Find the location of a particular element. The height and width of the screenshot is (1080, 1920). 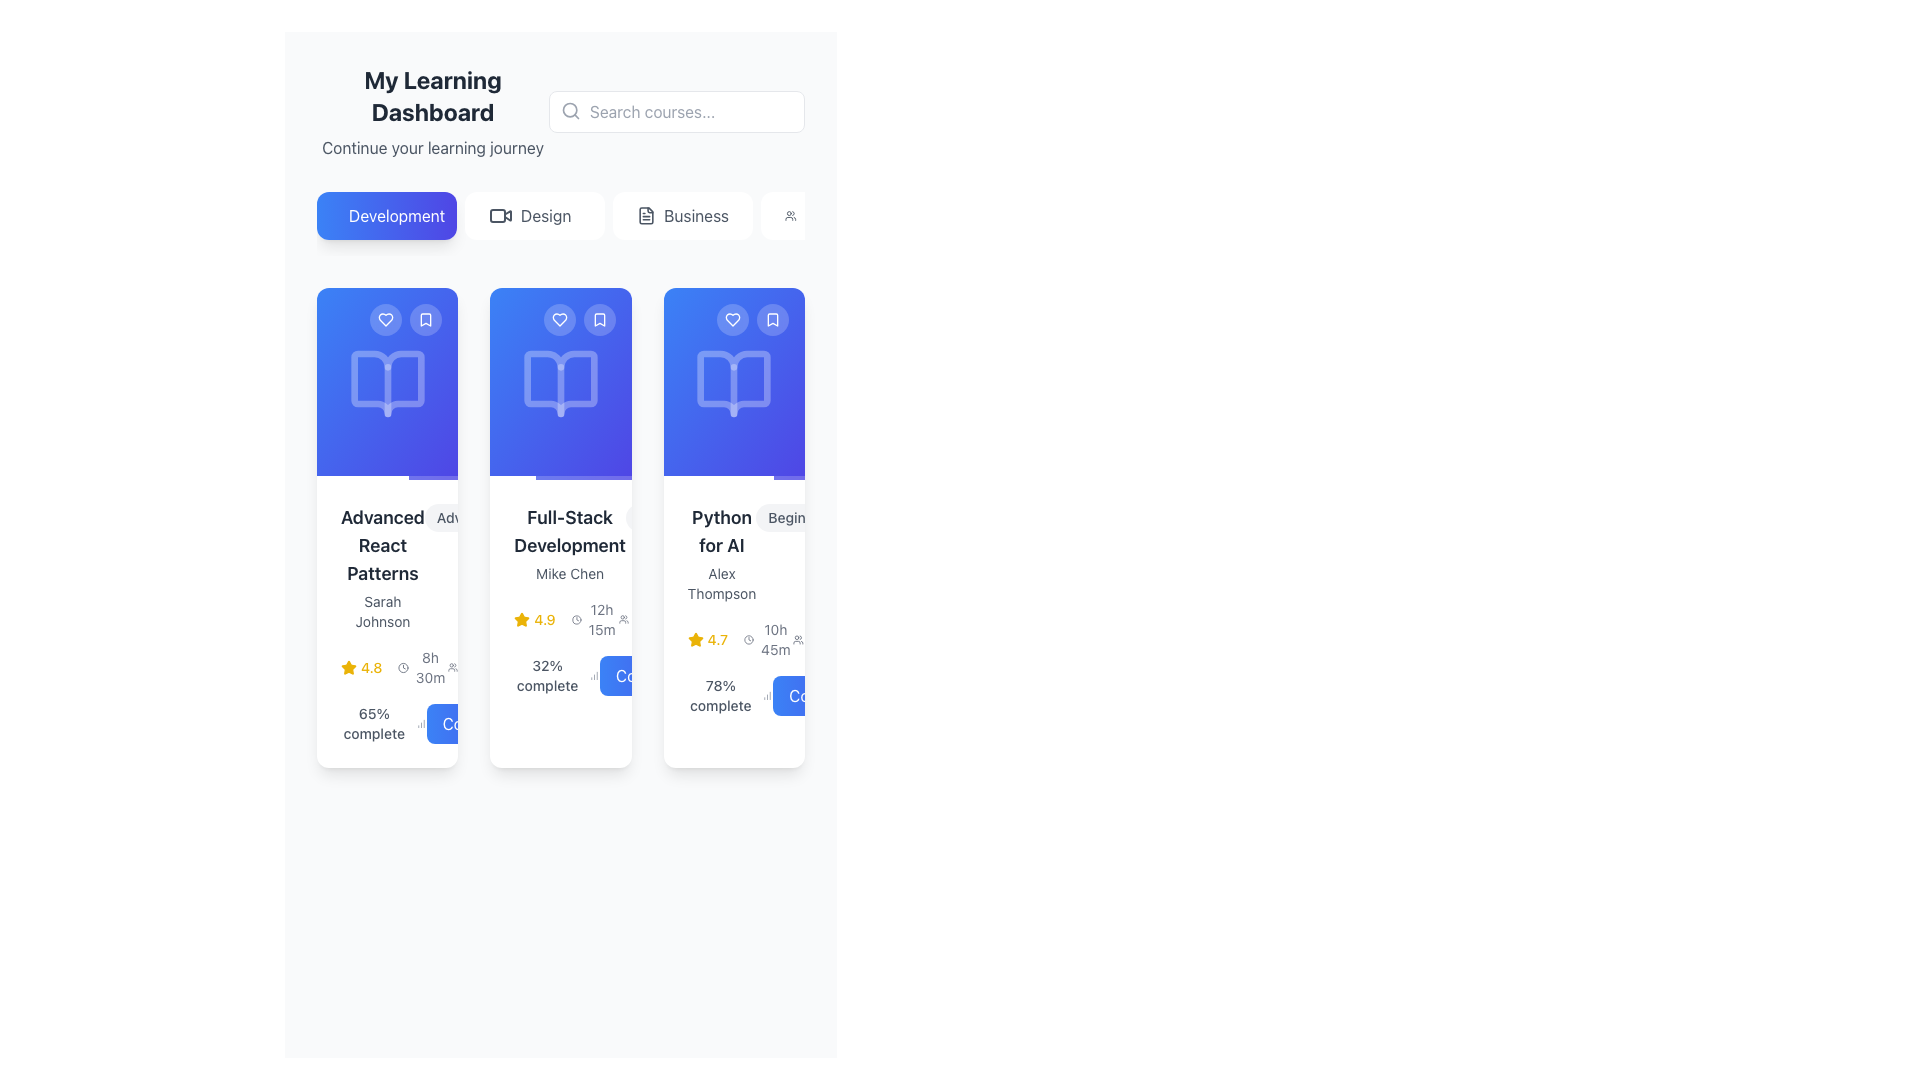

the informative display block containing the yellow star icon and the ratings '4.8' along with the clock icon and duration '8h 30m', located in the 'Advanced React Patterns' course card is located at coordinates (387, 667).